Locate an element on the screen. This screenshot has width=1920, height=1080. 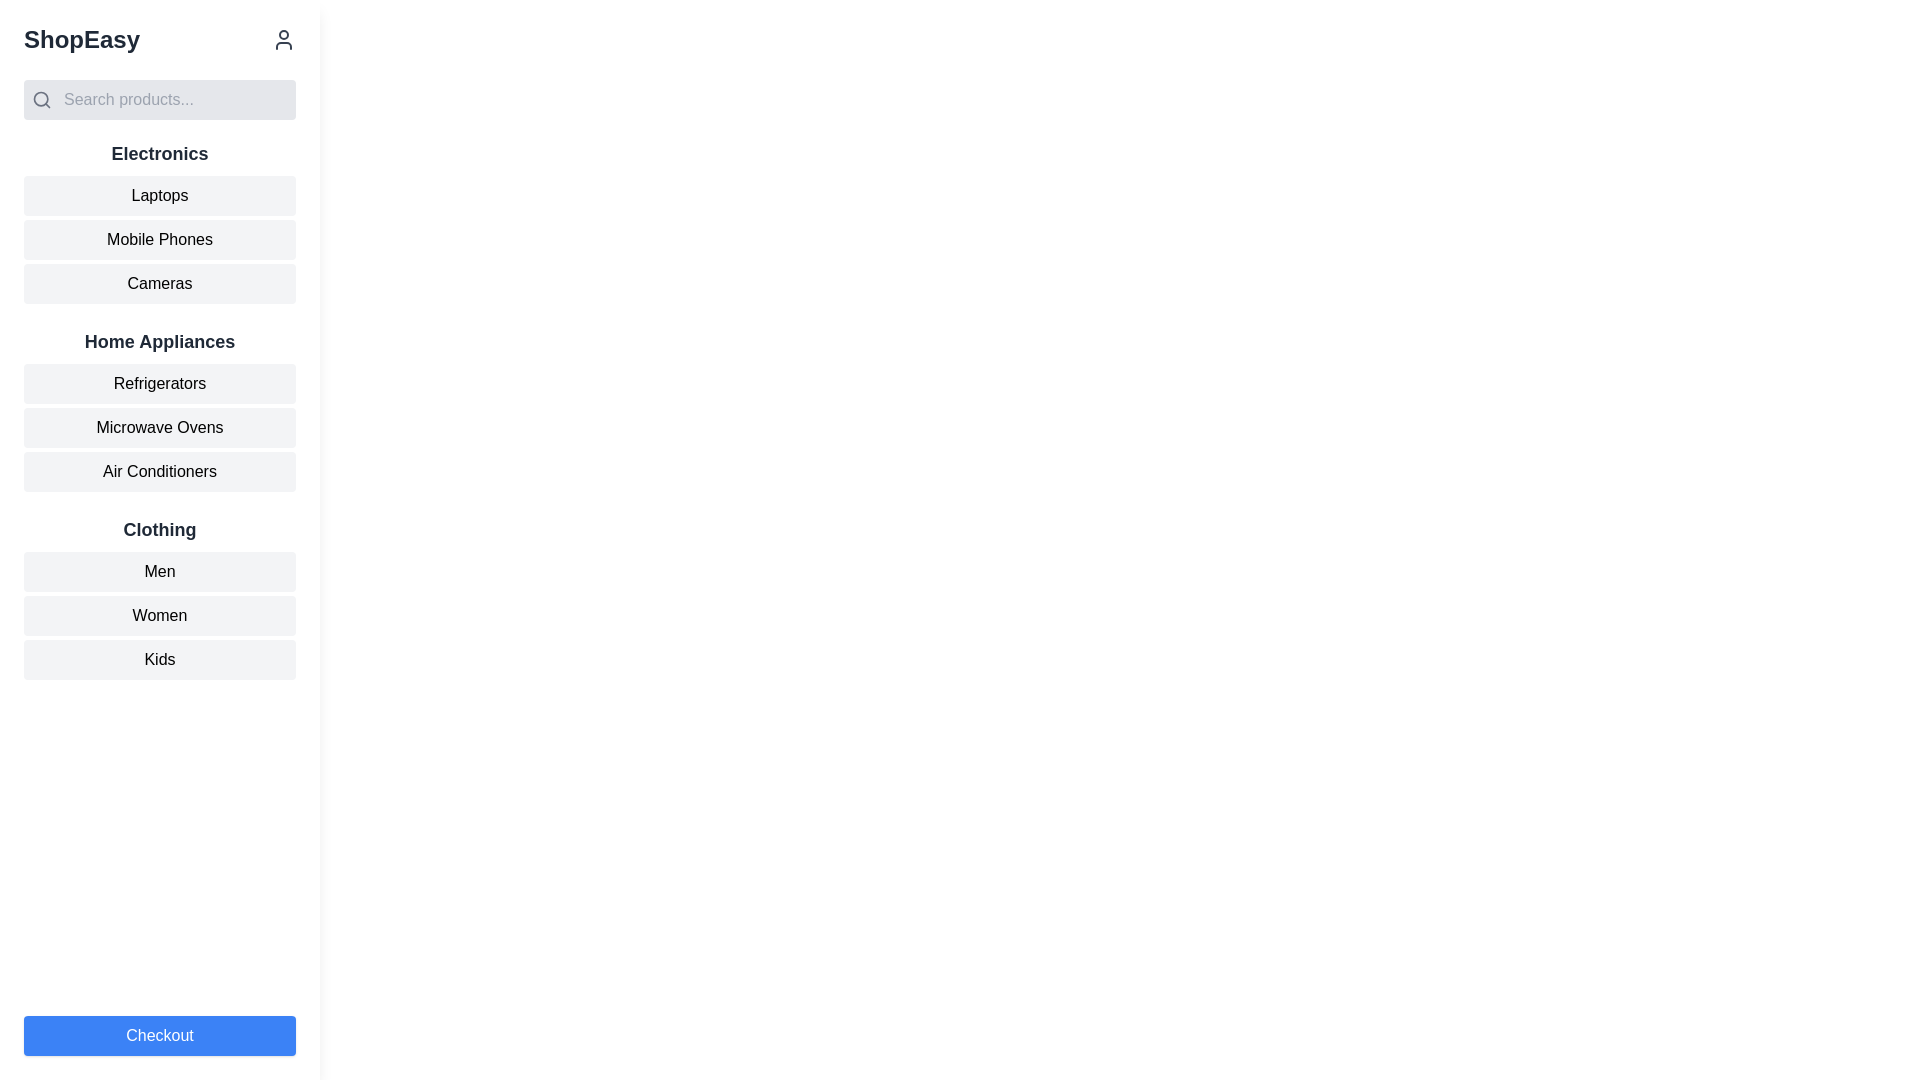
the static text display element representing the branding 'ShopEasy', which is positioned at the top left of the application interface is located at coordinates (80, 39).